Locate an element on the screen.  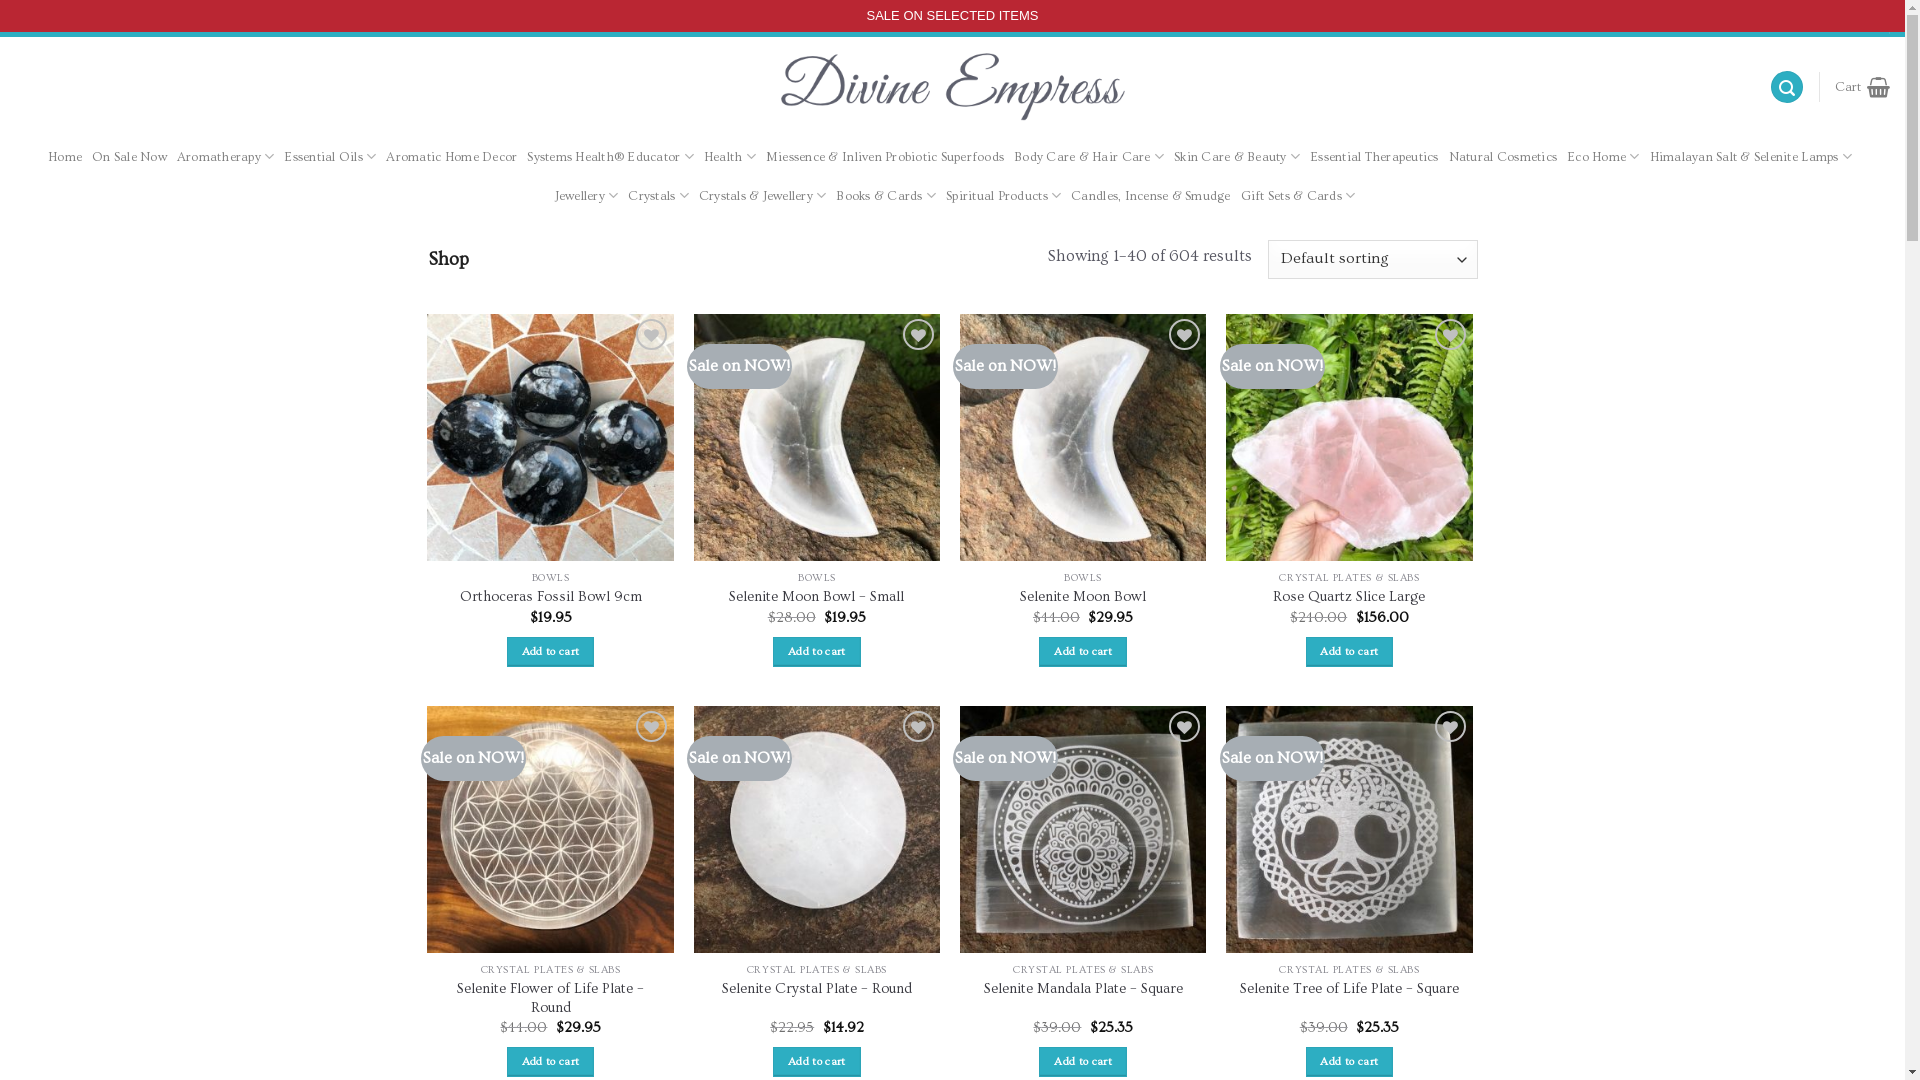
'Orthoceras Fossil Bowl 9cm' is located at coordinates (459, 596).